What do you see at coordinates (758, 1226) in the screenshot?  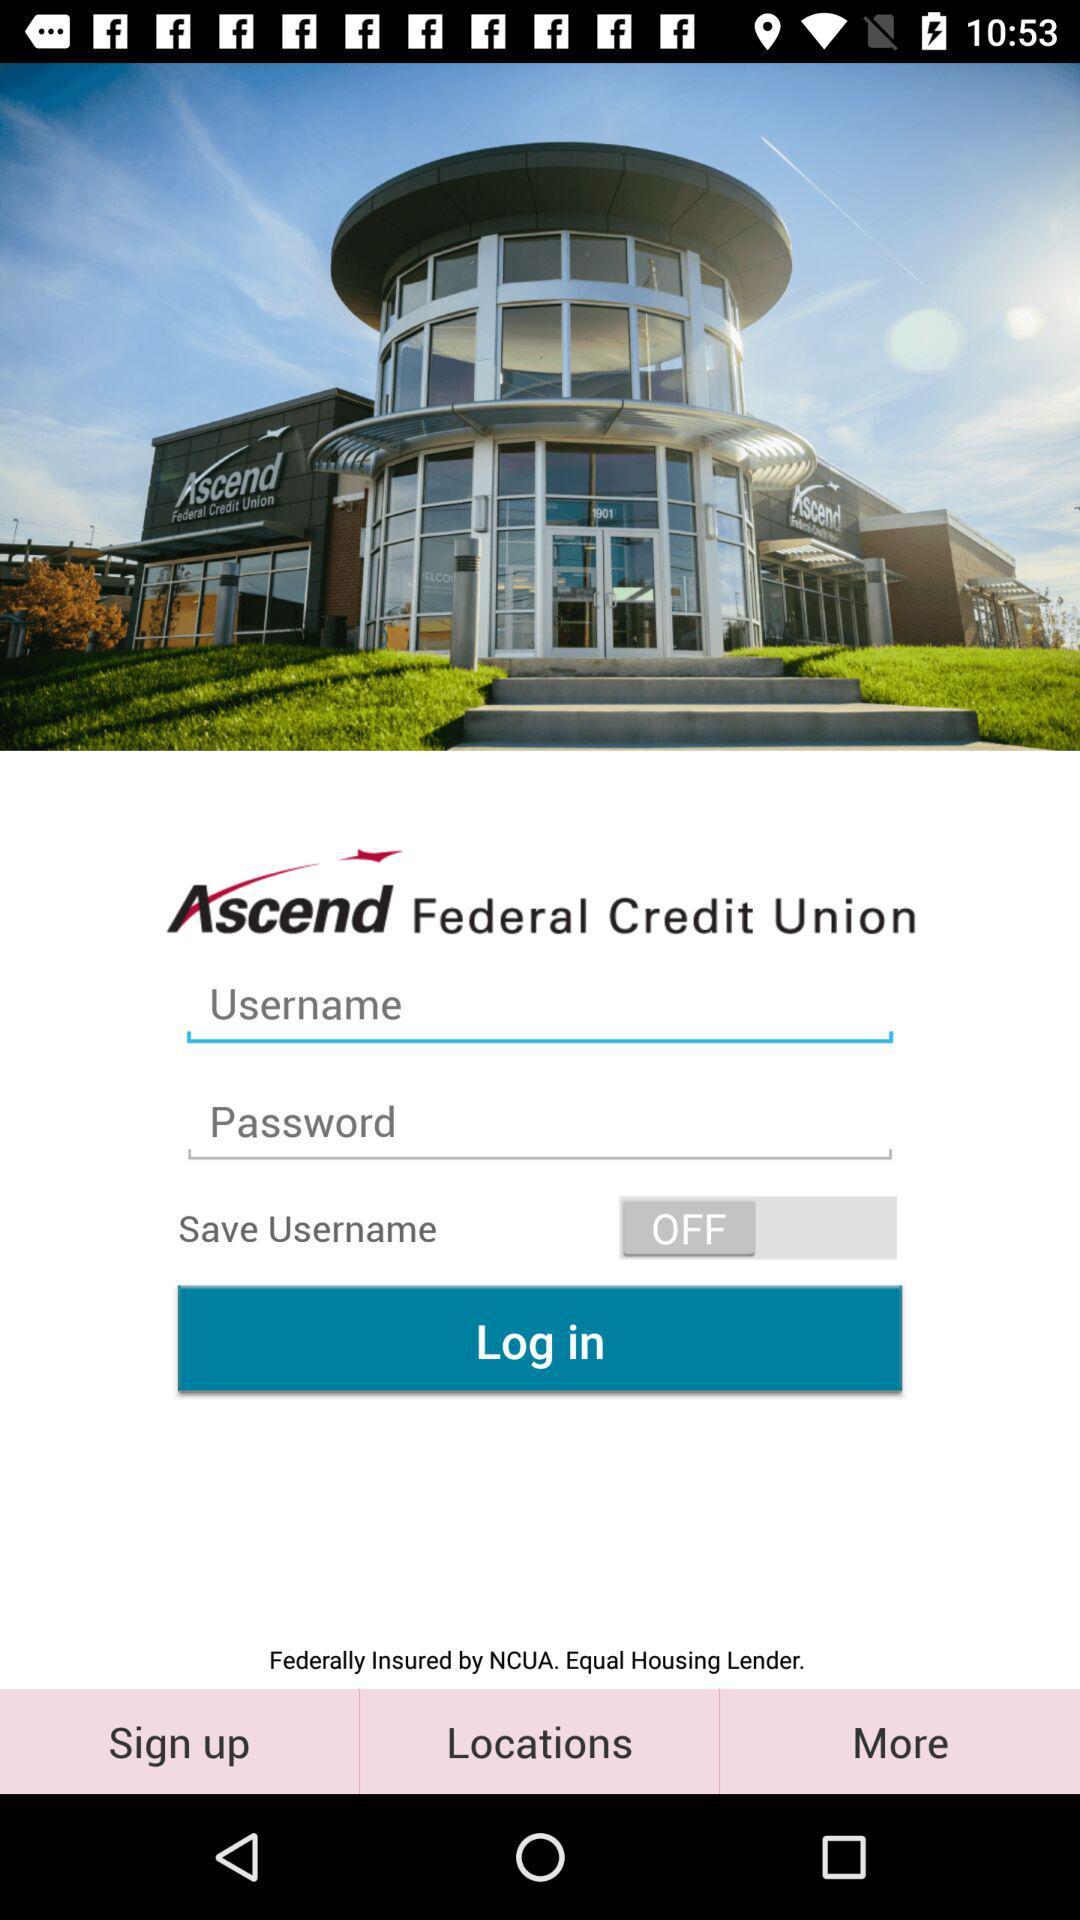 I see `the icon above the log in item` at bounding box center [758, 1226].